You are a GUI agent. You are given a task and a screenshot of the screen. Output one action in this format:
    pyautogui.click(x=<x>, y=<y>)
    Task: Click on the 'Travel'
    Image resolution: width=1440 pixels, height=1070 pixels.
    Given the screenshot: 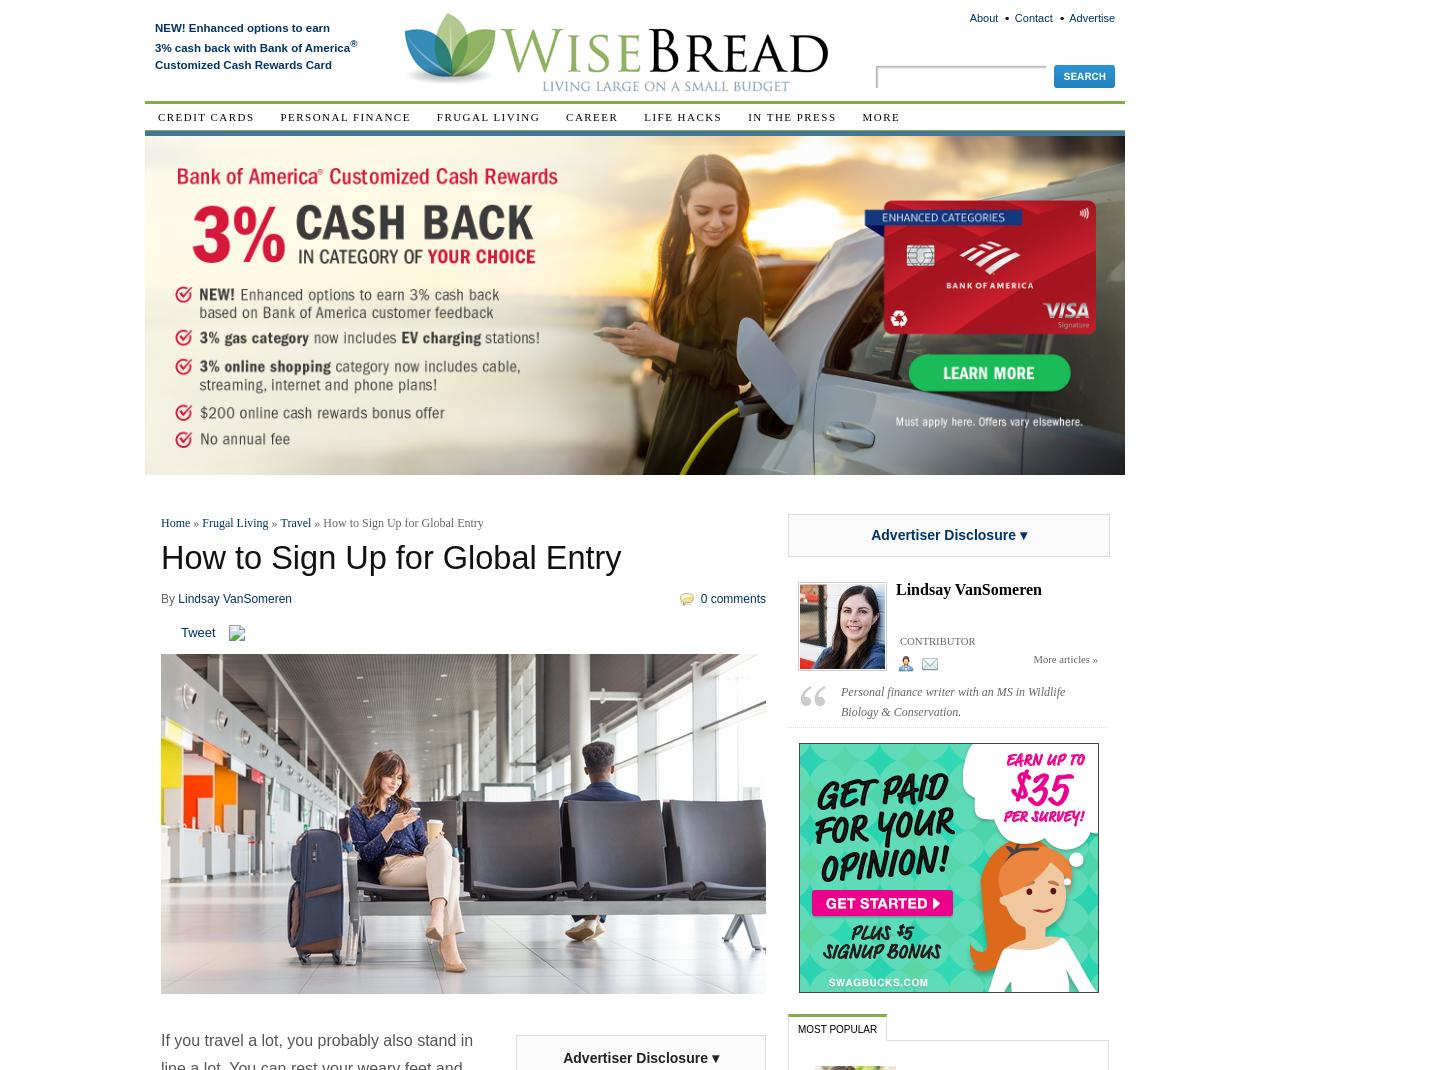 What is the action you would take?
    pyautogui.click(x=294, y=523)
    